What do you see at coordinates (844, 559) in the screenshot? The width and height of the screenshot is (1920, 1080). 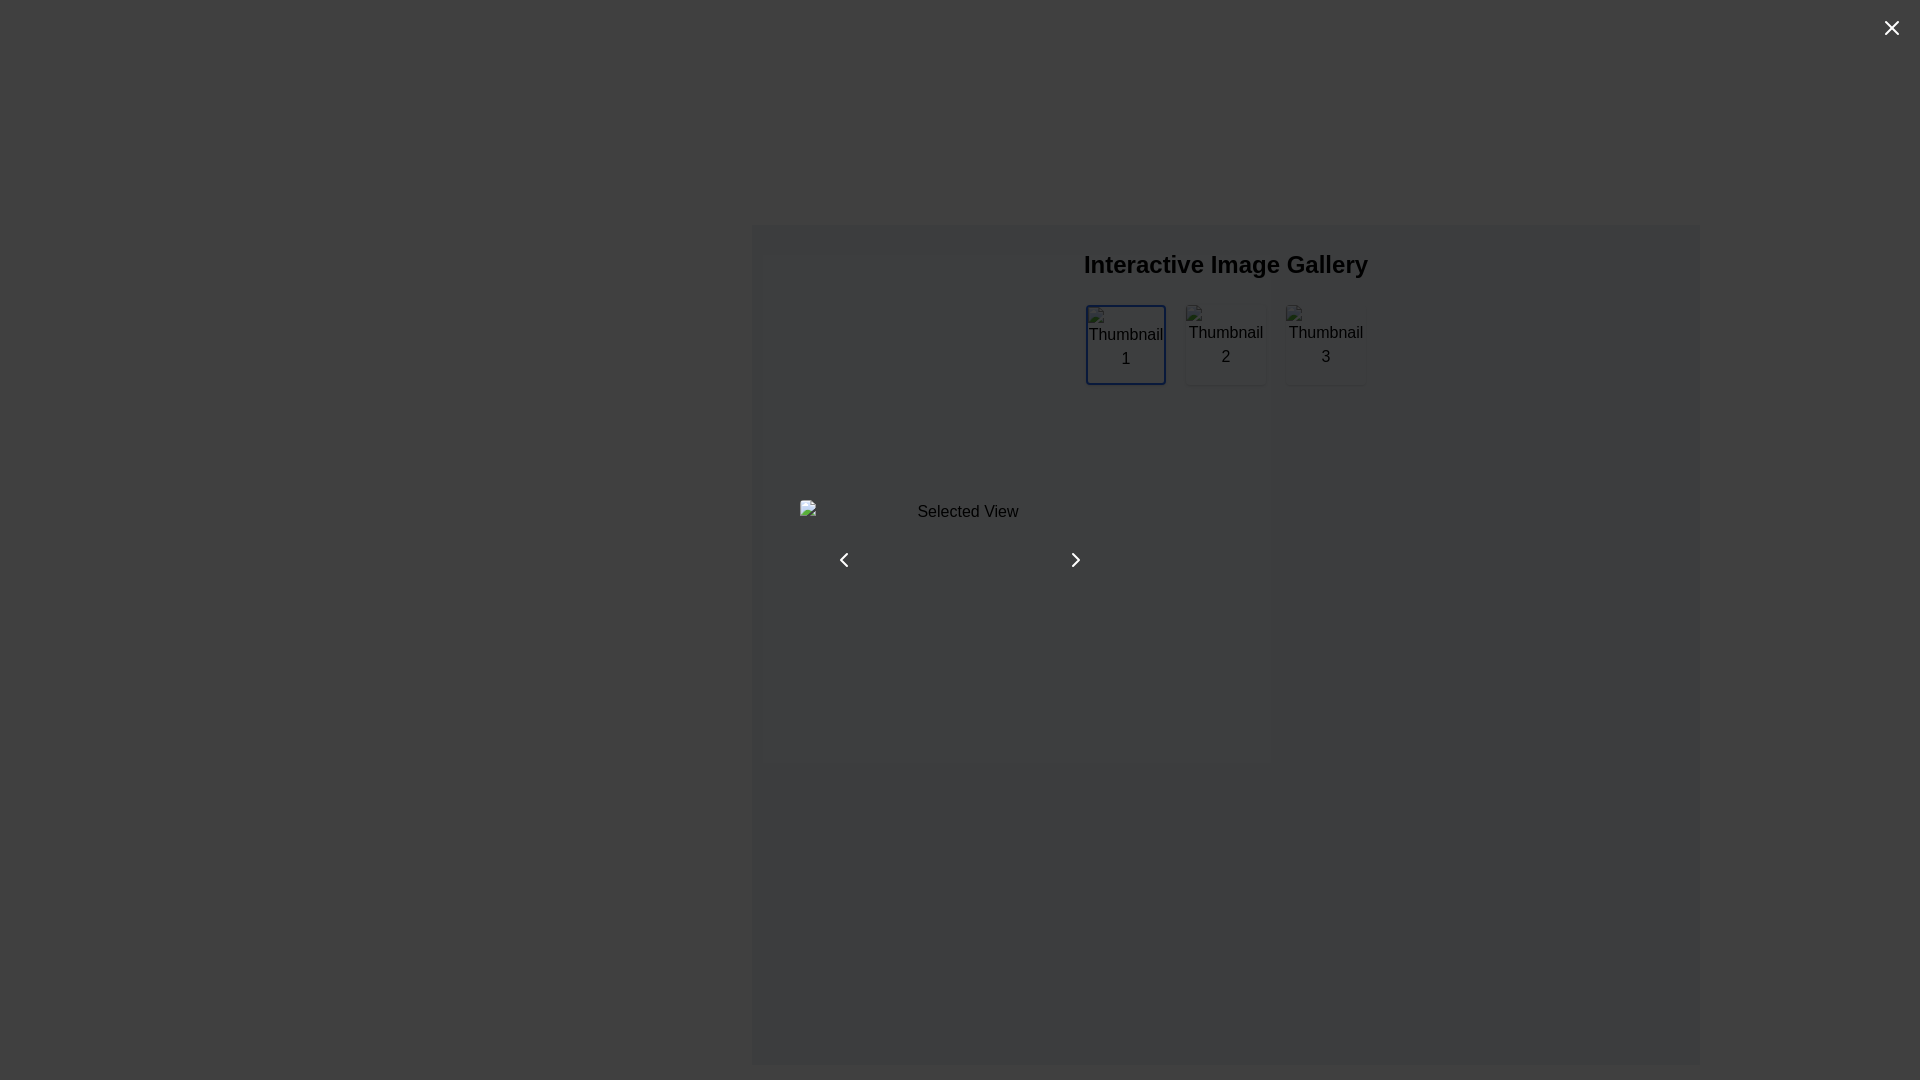 I see `the leftward navigation chevron icon, which visually represents a backward movement action in the main panel's SVG component` at bounding box center [844, 559].